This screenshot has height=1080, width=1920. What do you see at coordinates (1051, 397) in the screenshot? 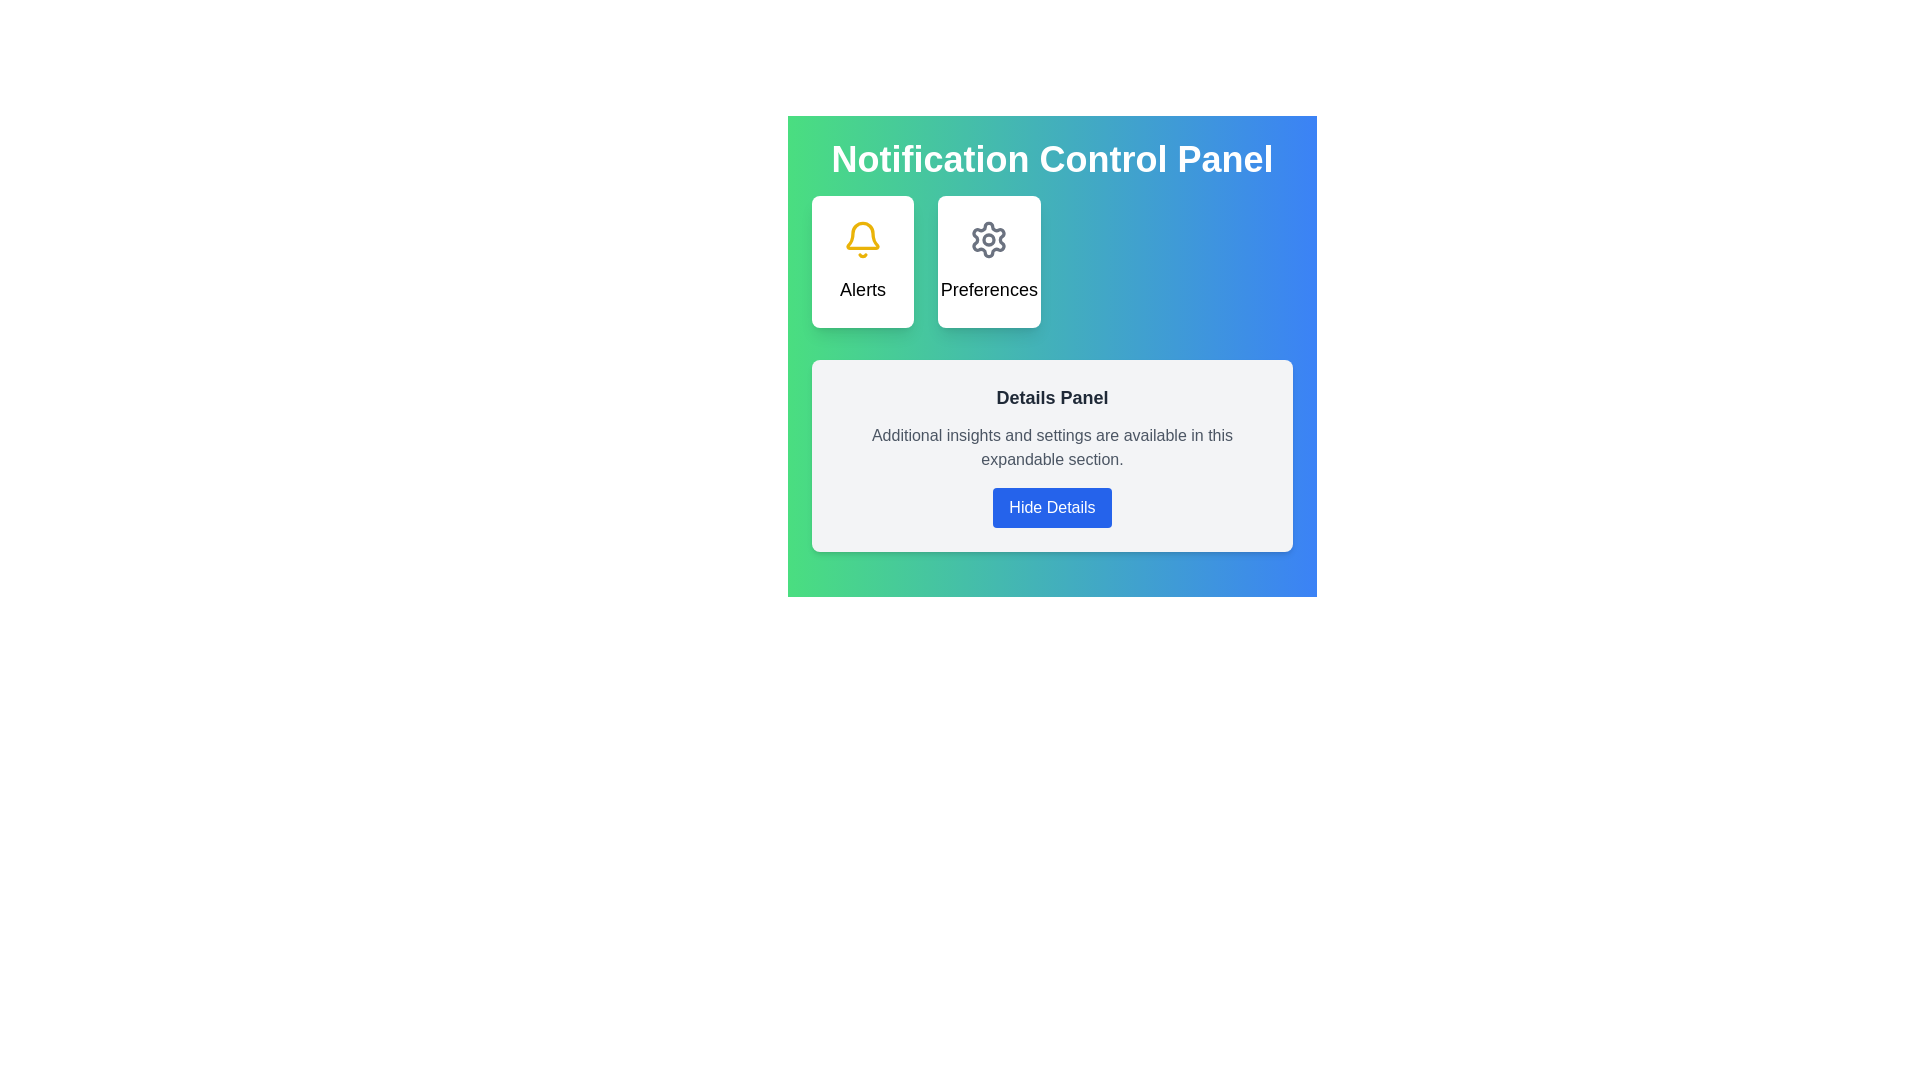
I see `the text header labeled 'Details Panel', which is styled in bold and larger font, colored dark gray, positioned at the top-center of the Details Panel section` at bounding box center [1051, 397].